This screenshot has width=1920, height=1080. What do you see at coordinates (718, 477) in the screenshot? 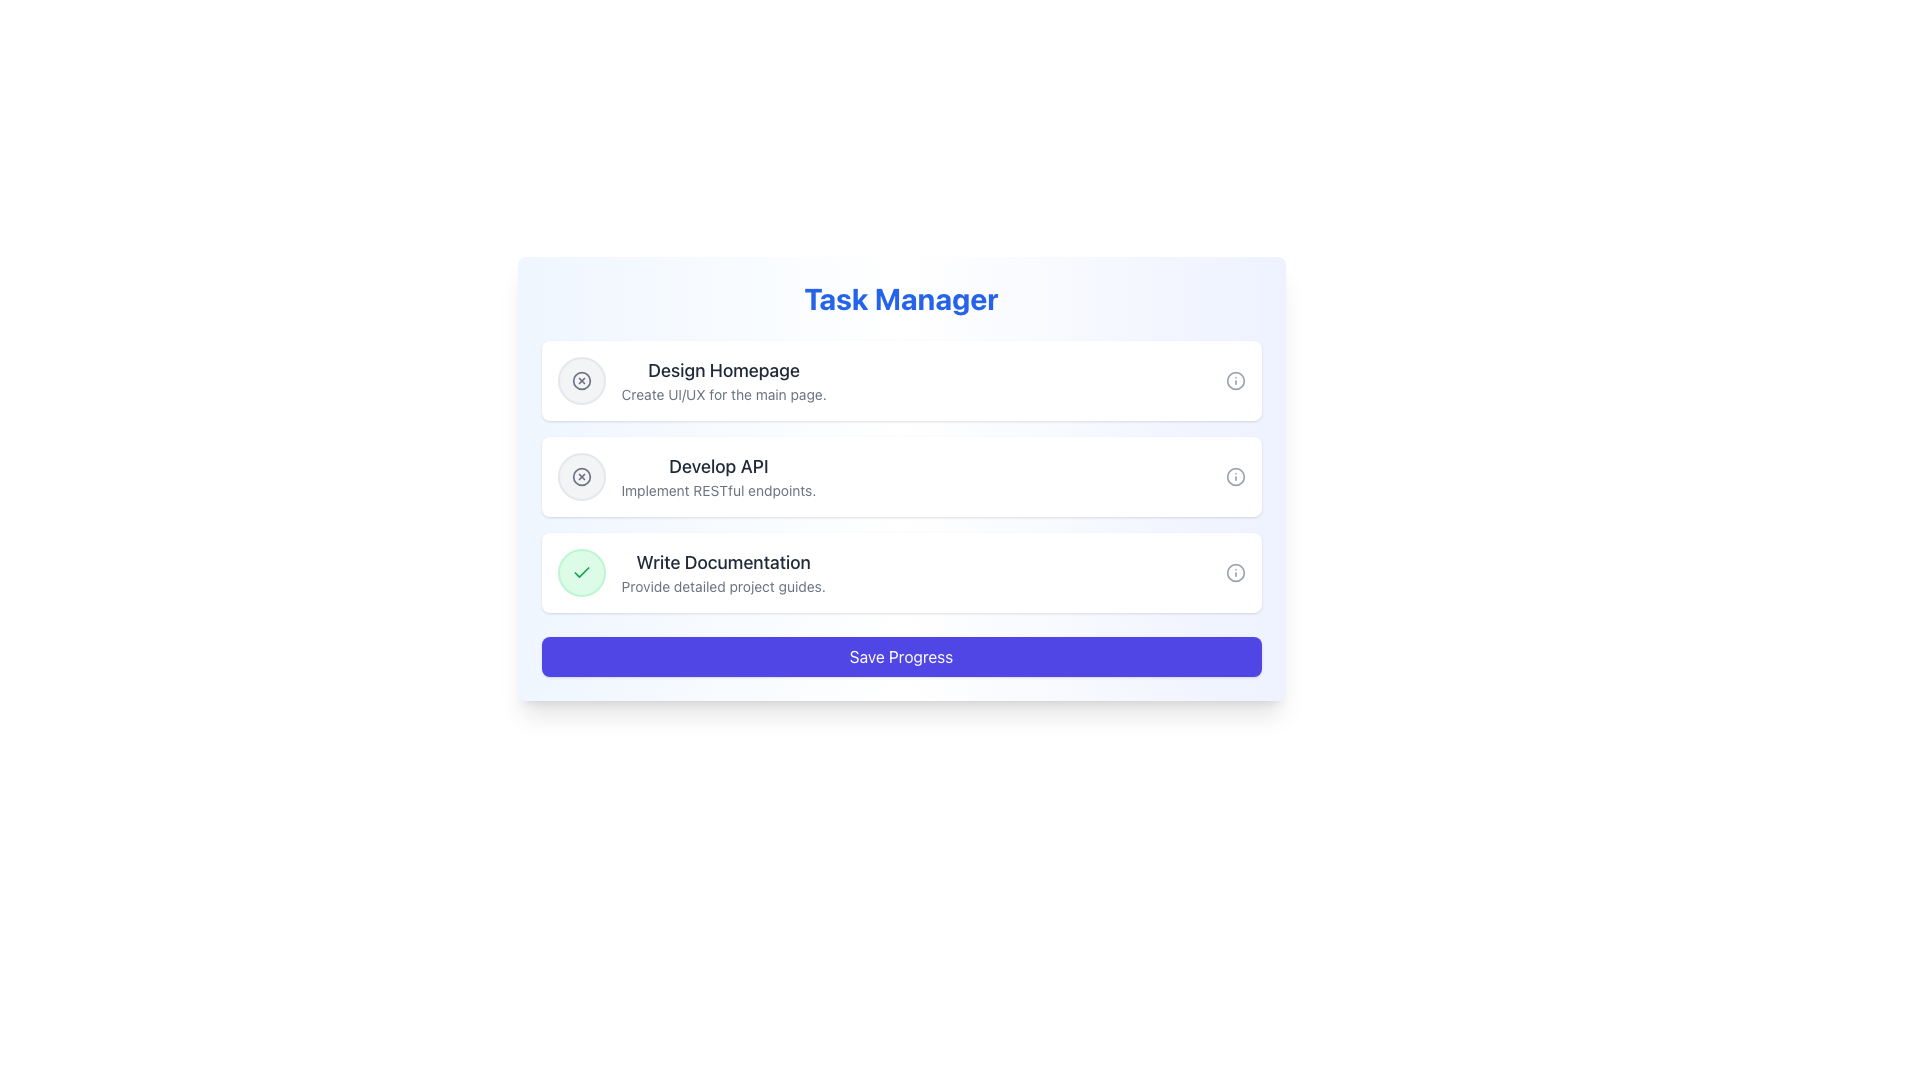
I see `the static text label for the task 'Develop API' in the Task Manager interface, which is positioned as the second task in a vertical list` at bounding box center [718, 477].